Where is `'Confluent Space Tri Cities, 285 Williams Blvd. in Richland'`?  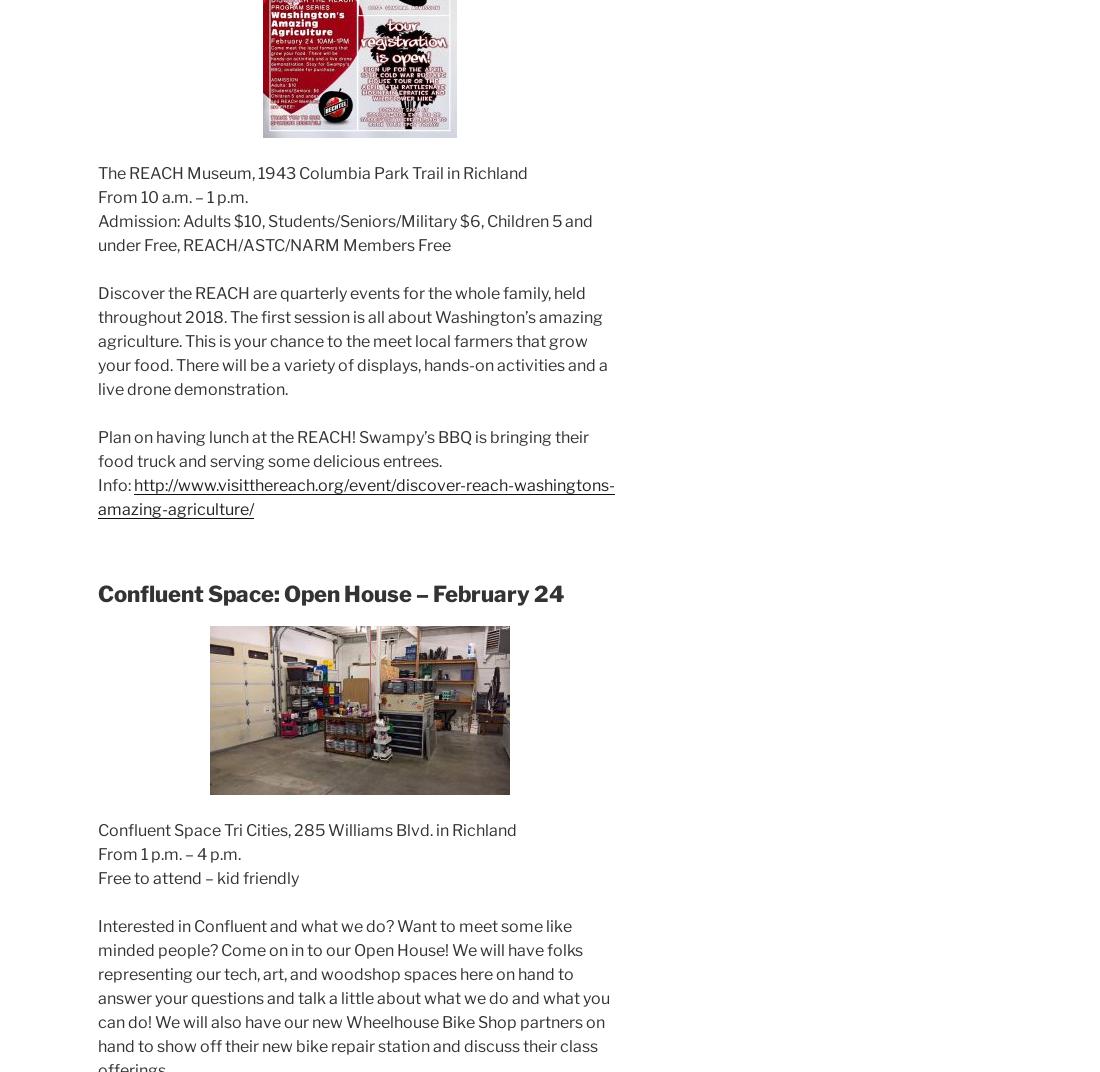
'Confluent Space Tri Cities, 285 Williams Blvd. in Richland' is located at coordinates (306, 829).